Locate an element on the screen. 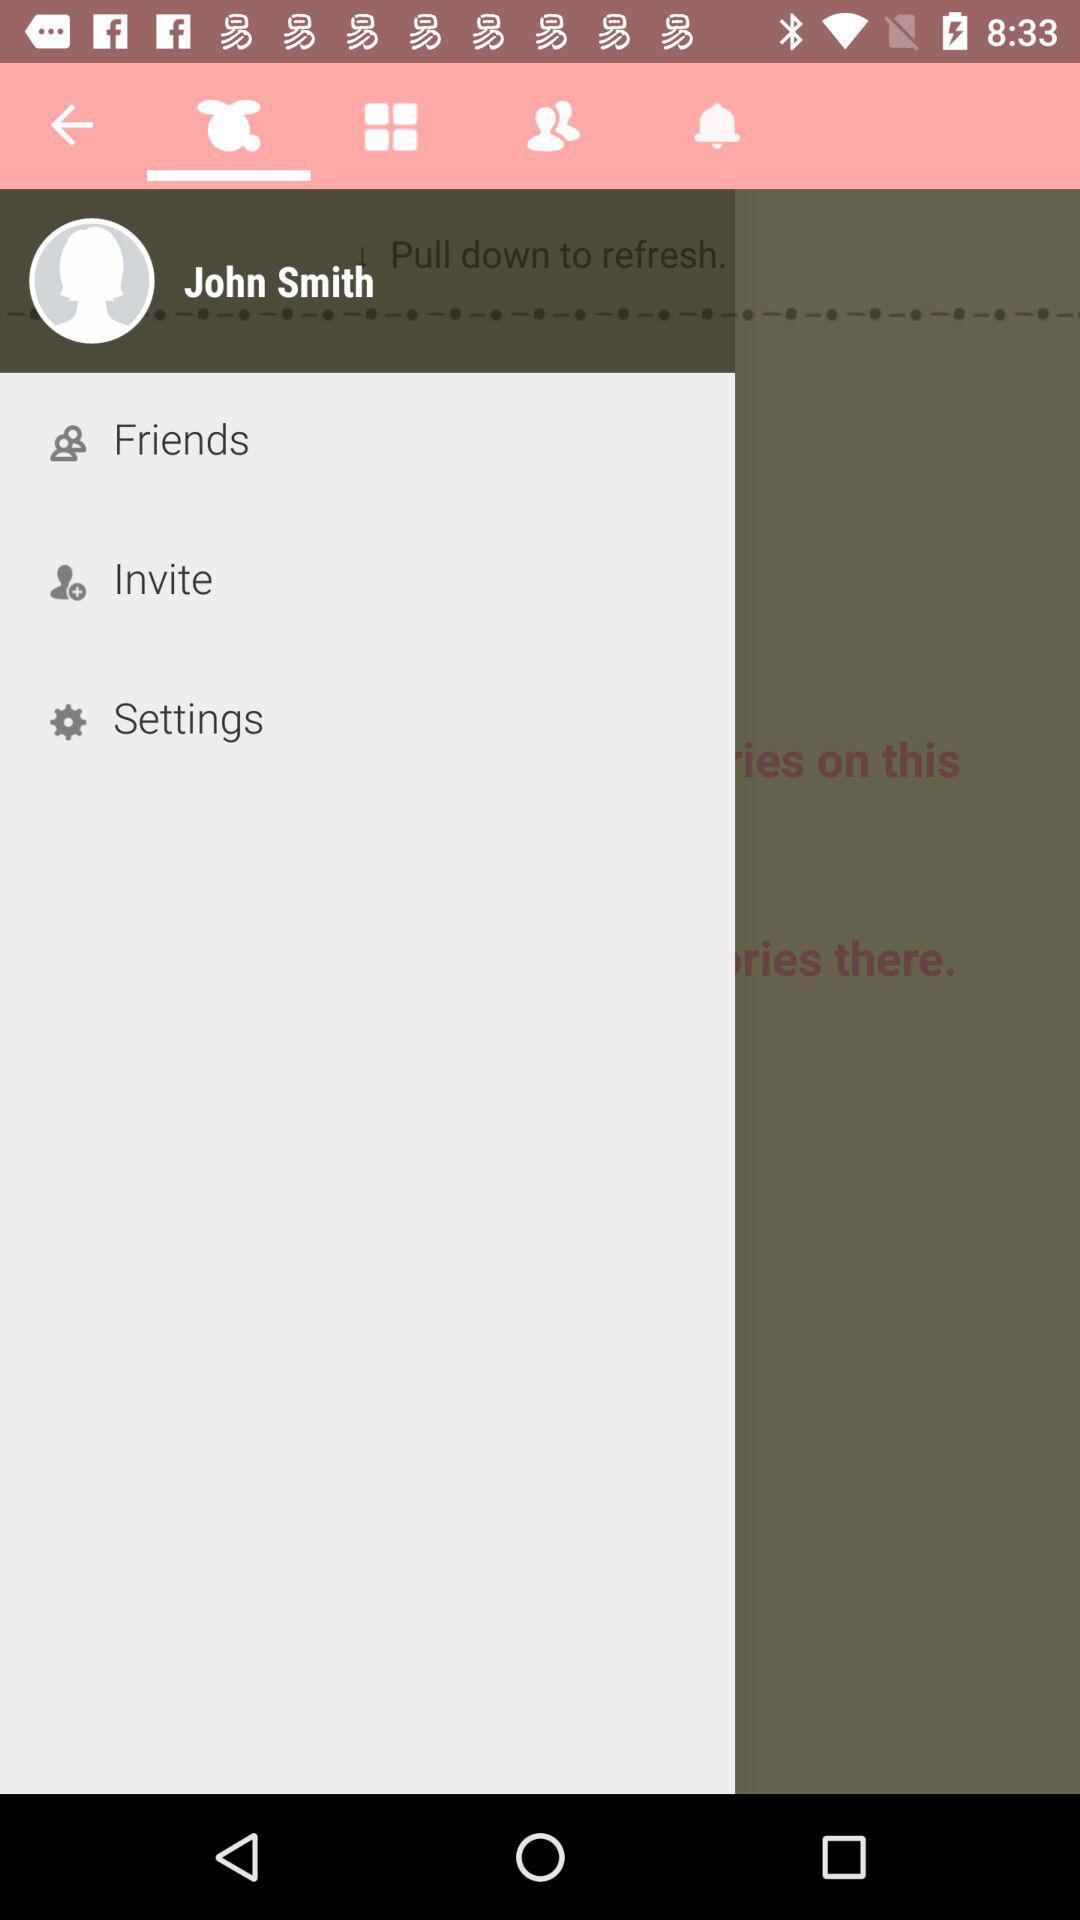 Image resolution: width=1080 pixels, height=1920 pixels. the profile which is at the left side of the page is located at coordinates (92, 280).